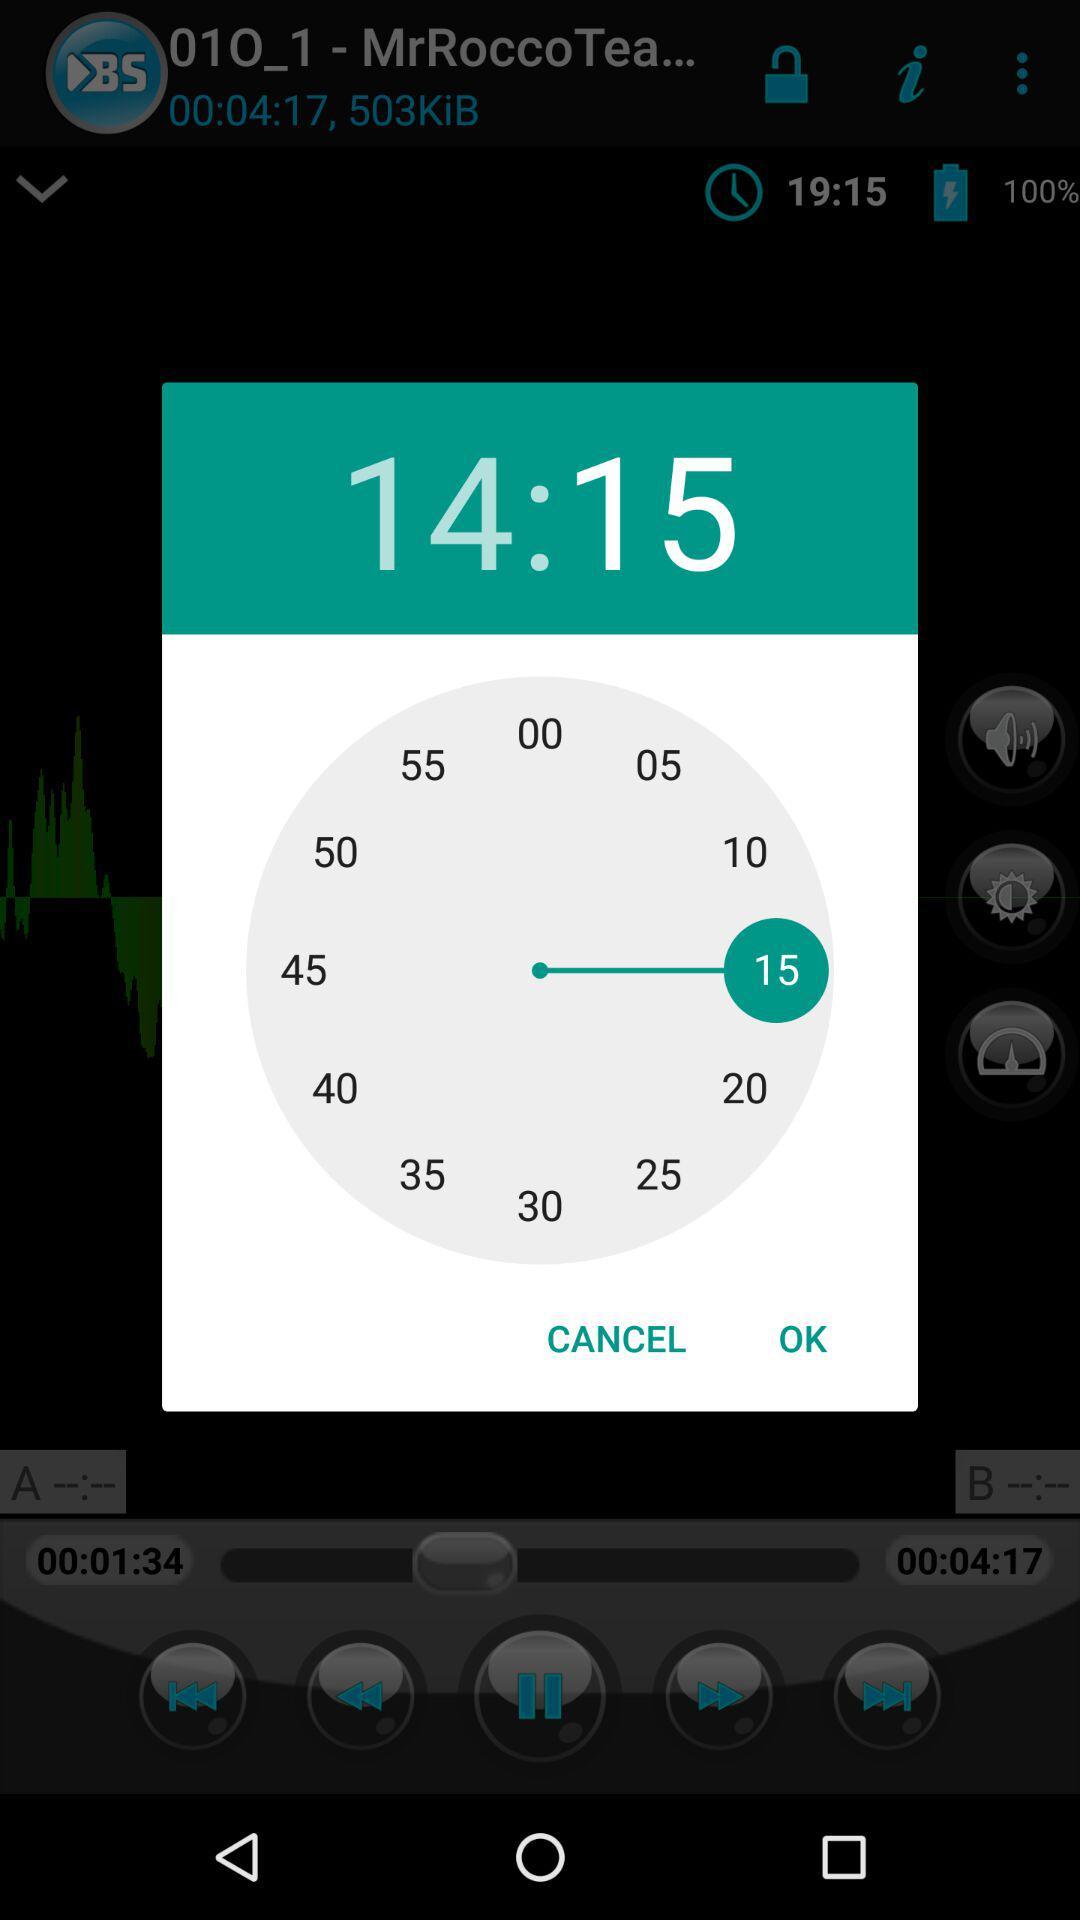  Describe the element at coordinates (615, 1338) in the screenshot. I see `cancel item` at that location.